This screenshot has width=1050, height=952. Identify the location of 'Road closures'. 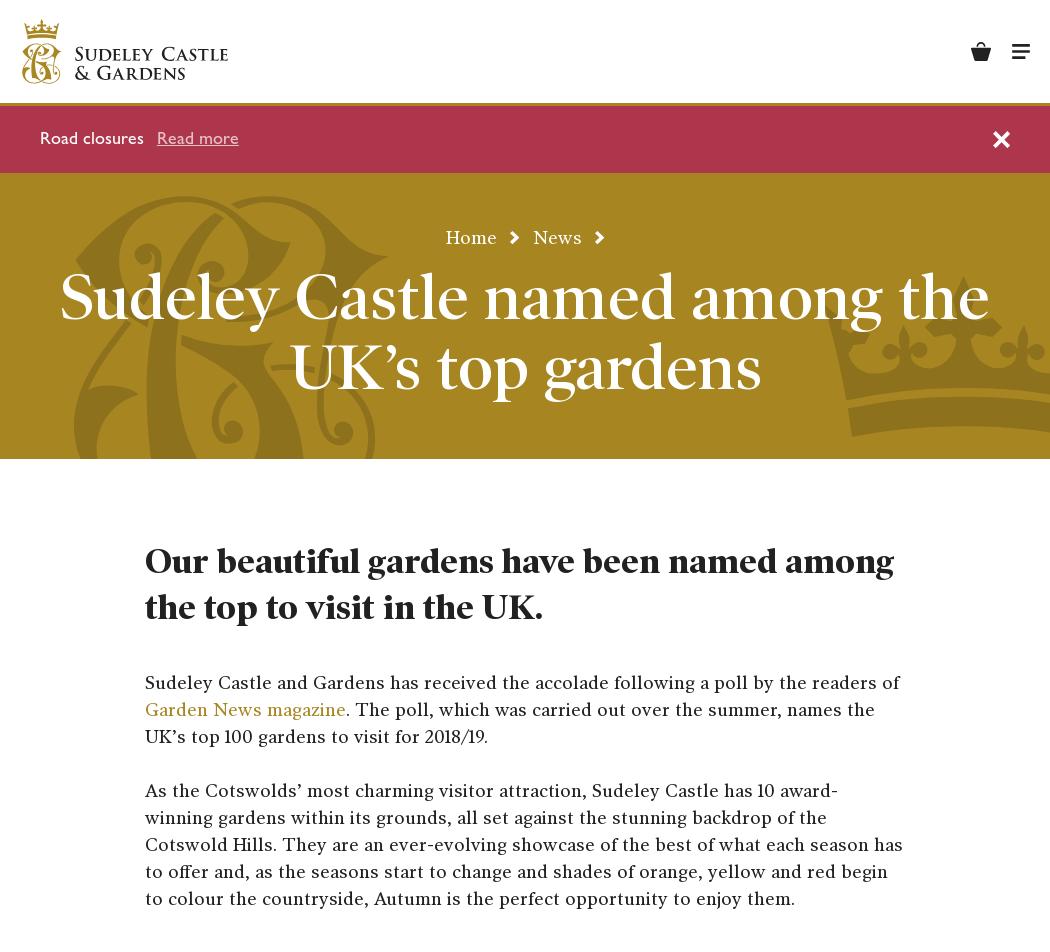
(91, 138).